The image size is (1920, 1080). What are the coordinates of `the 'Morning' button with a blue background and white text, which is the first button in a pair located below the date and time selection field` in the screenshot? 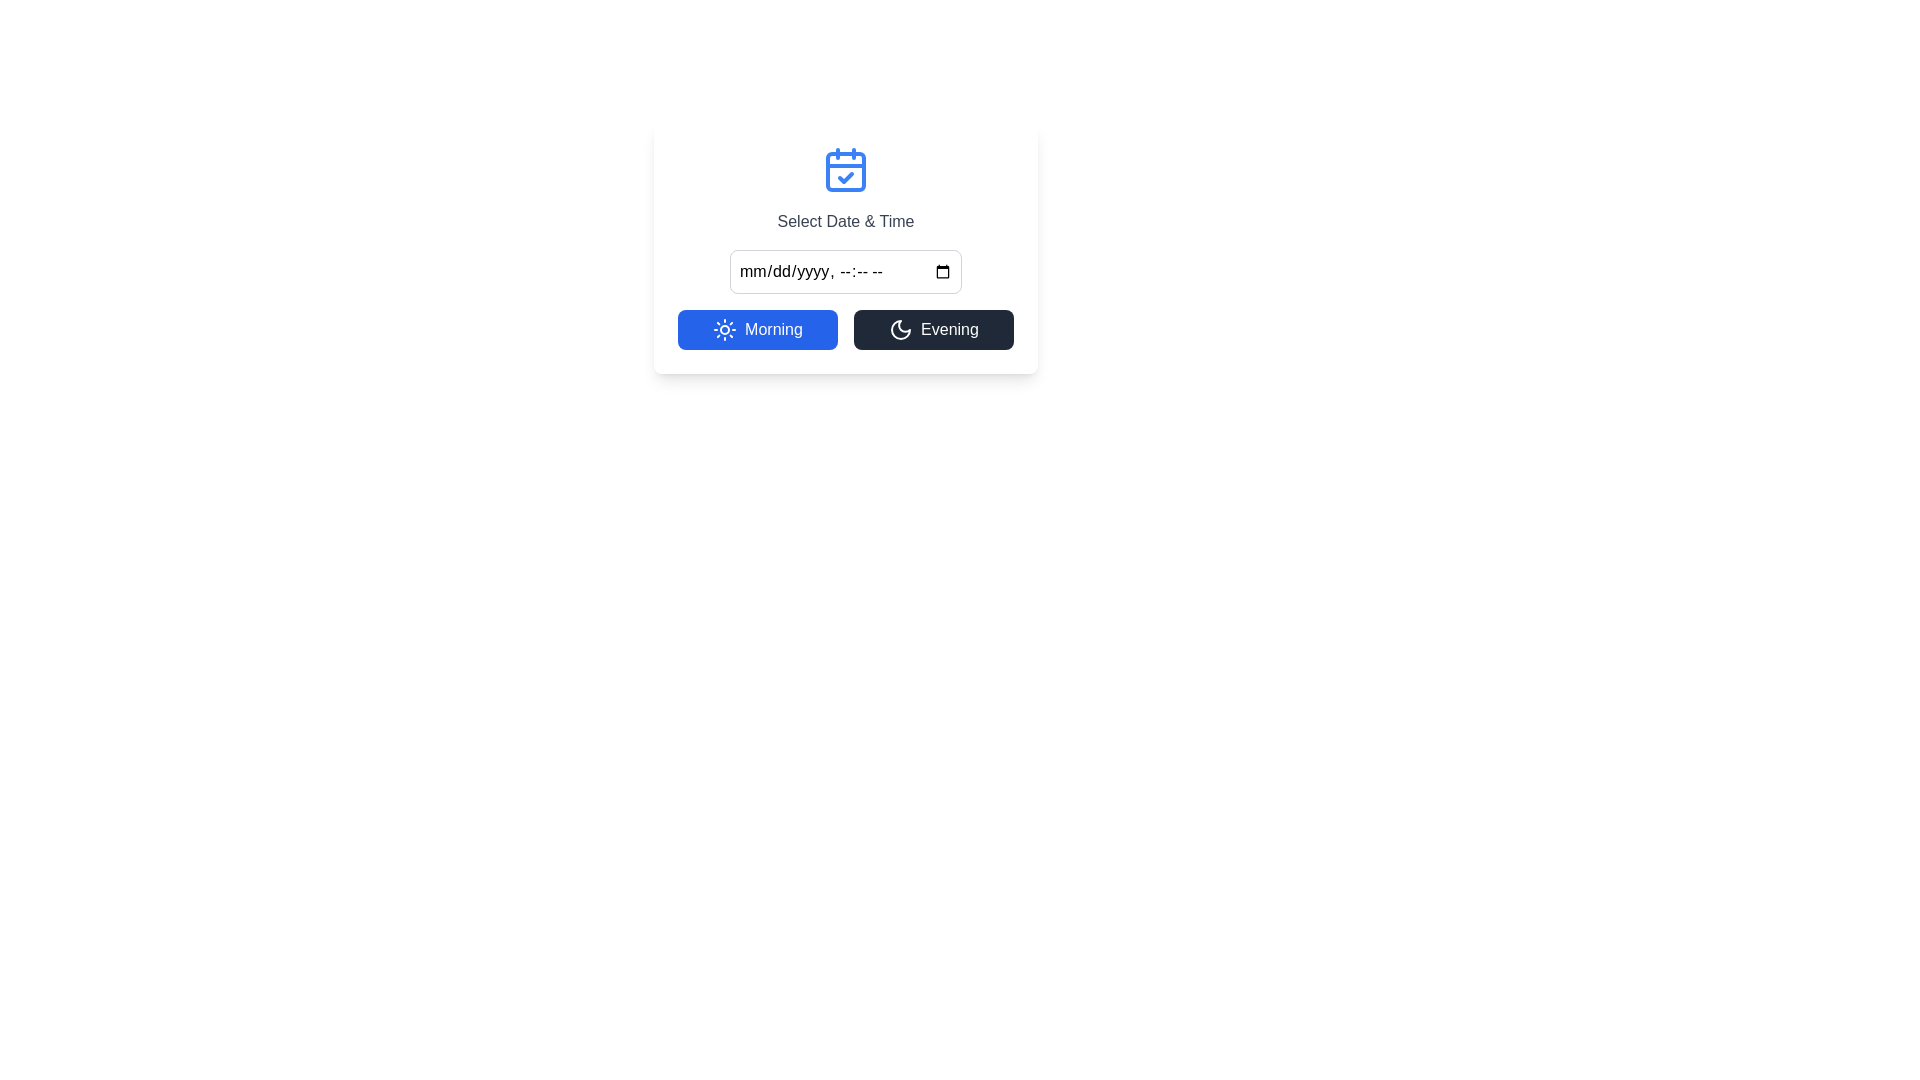 It's located at (757, 329).